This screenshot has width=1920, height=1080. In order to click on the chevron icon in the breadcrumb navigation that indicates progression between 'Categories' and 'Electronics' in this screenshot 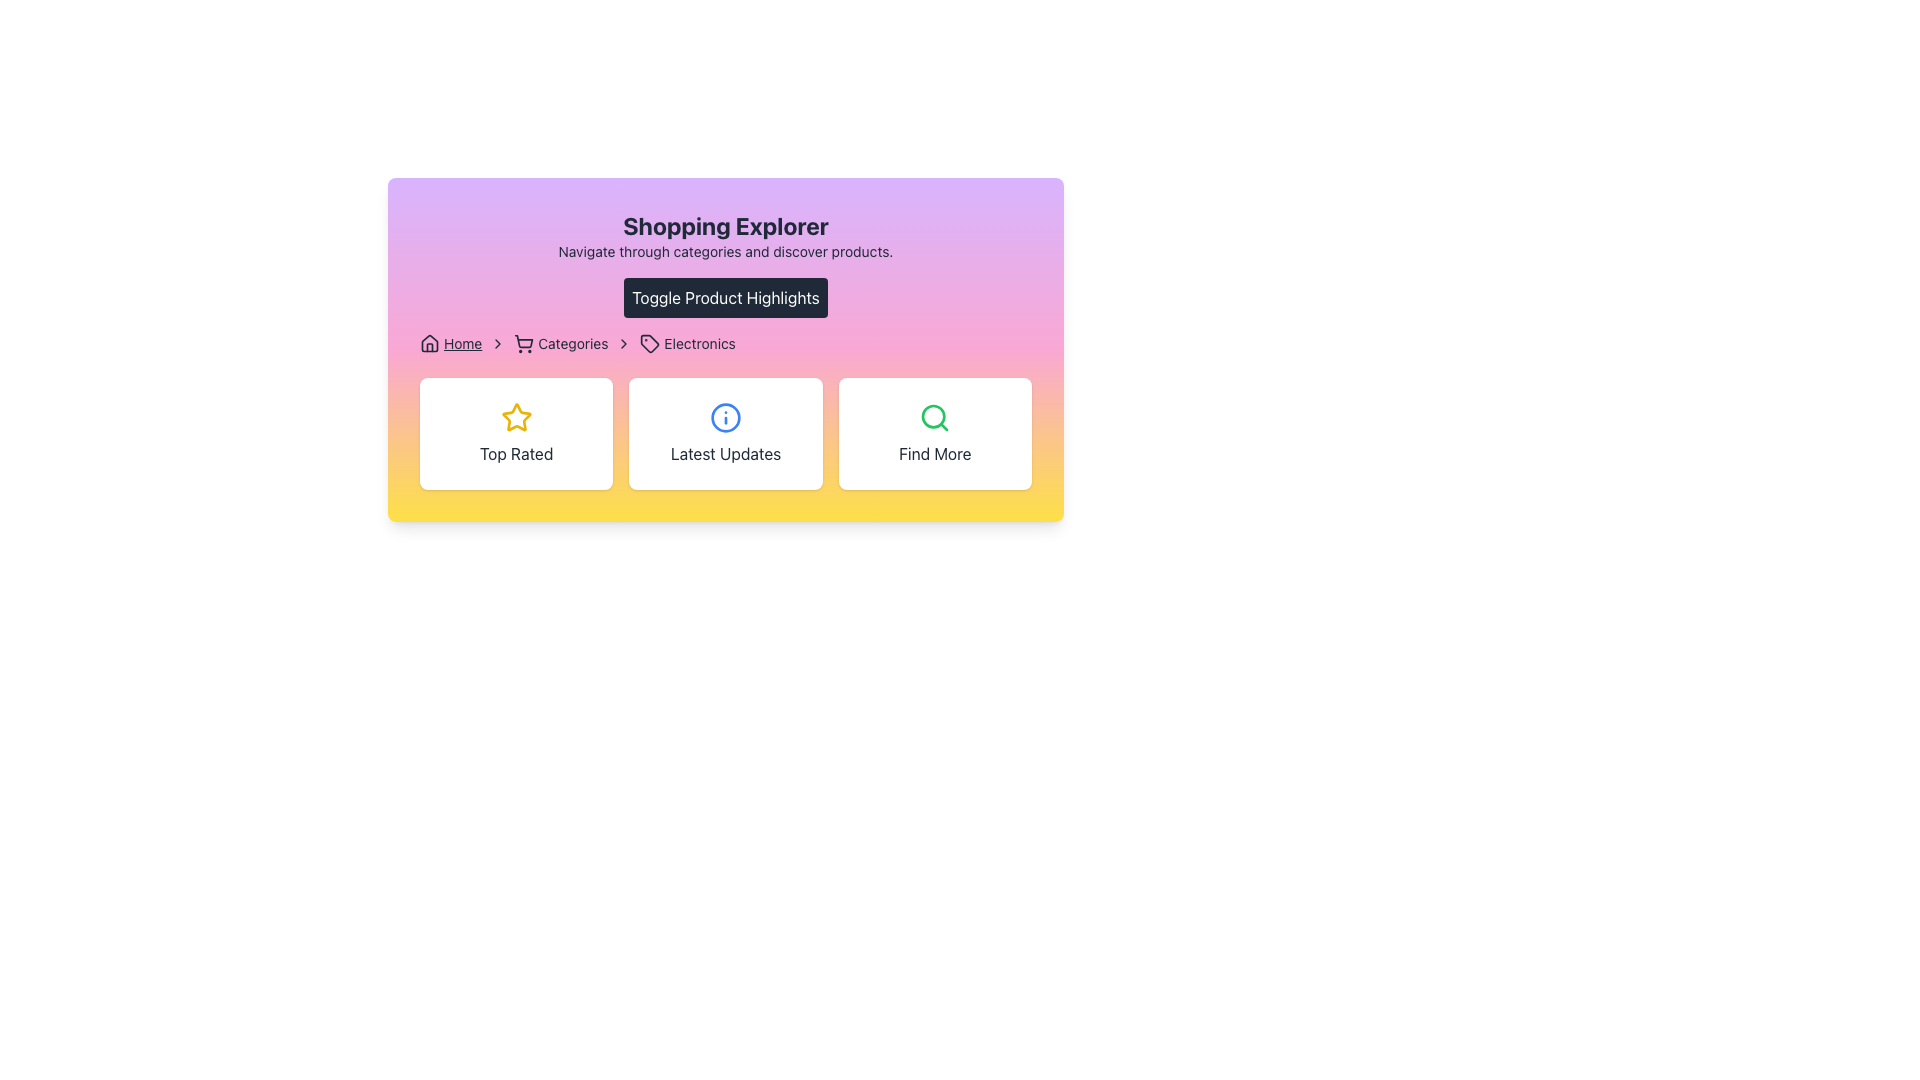, I will do `click(623, 342)`.